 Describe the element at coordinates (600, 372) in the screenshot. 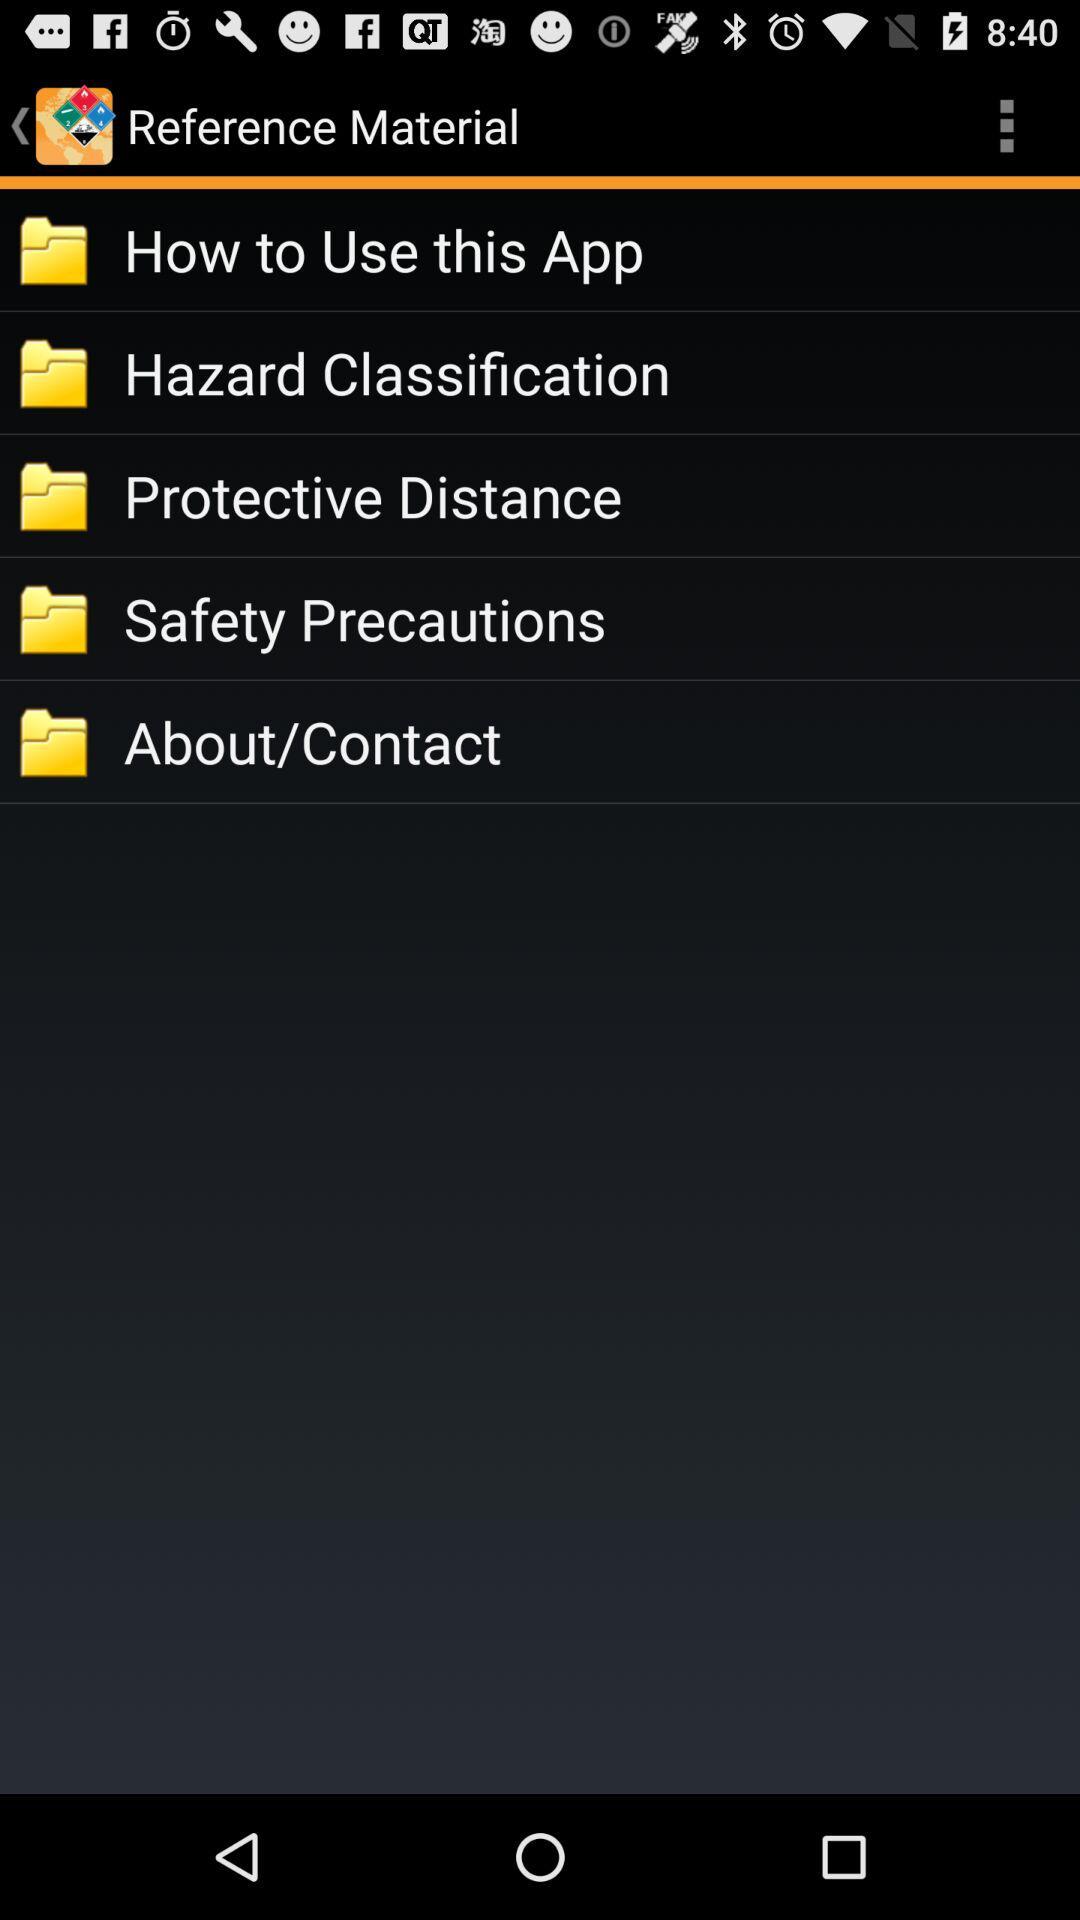

I see `the hazard classification` at that location.